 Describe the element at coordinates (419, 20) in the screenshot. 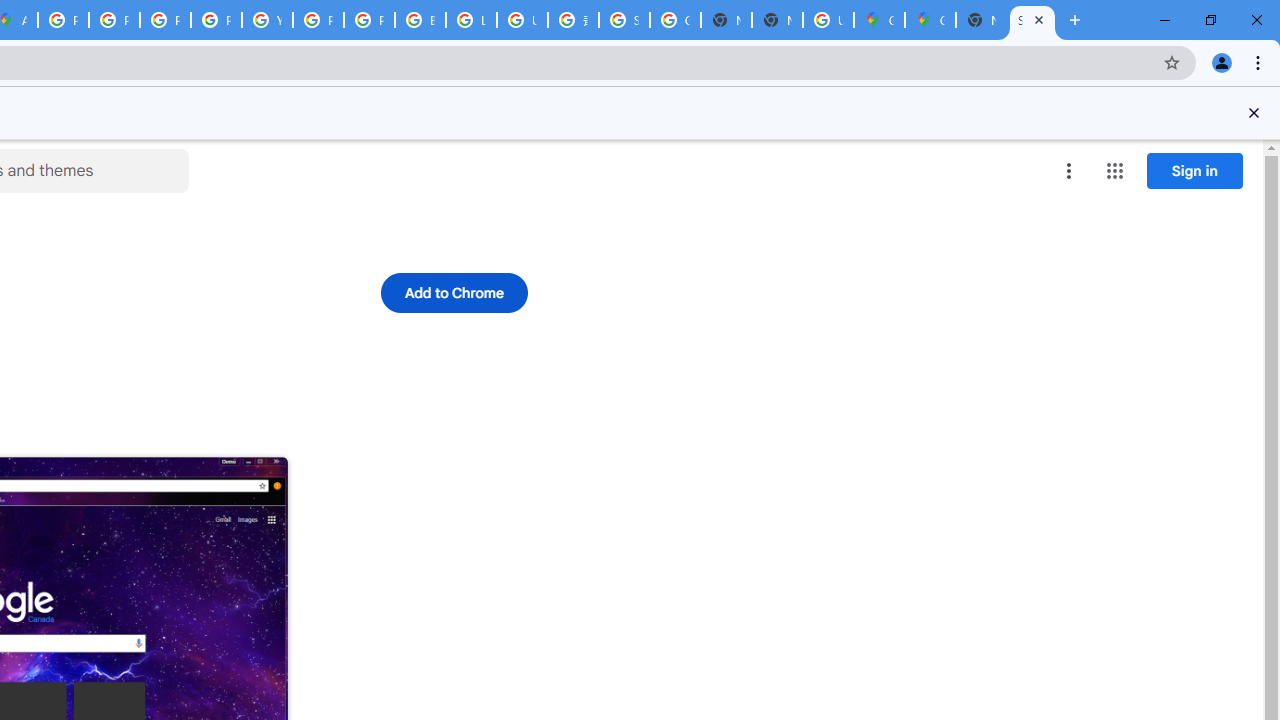

I see `'Browse Chrome as a guest - Computer - Google Chrome Help'` at that location.